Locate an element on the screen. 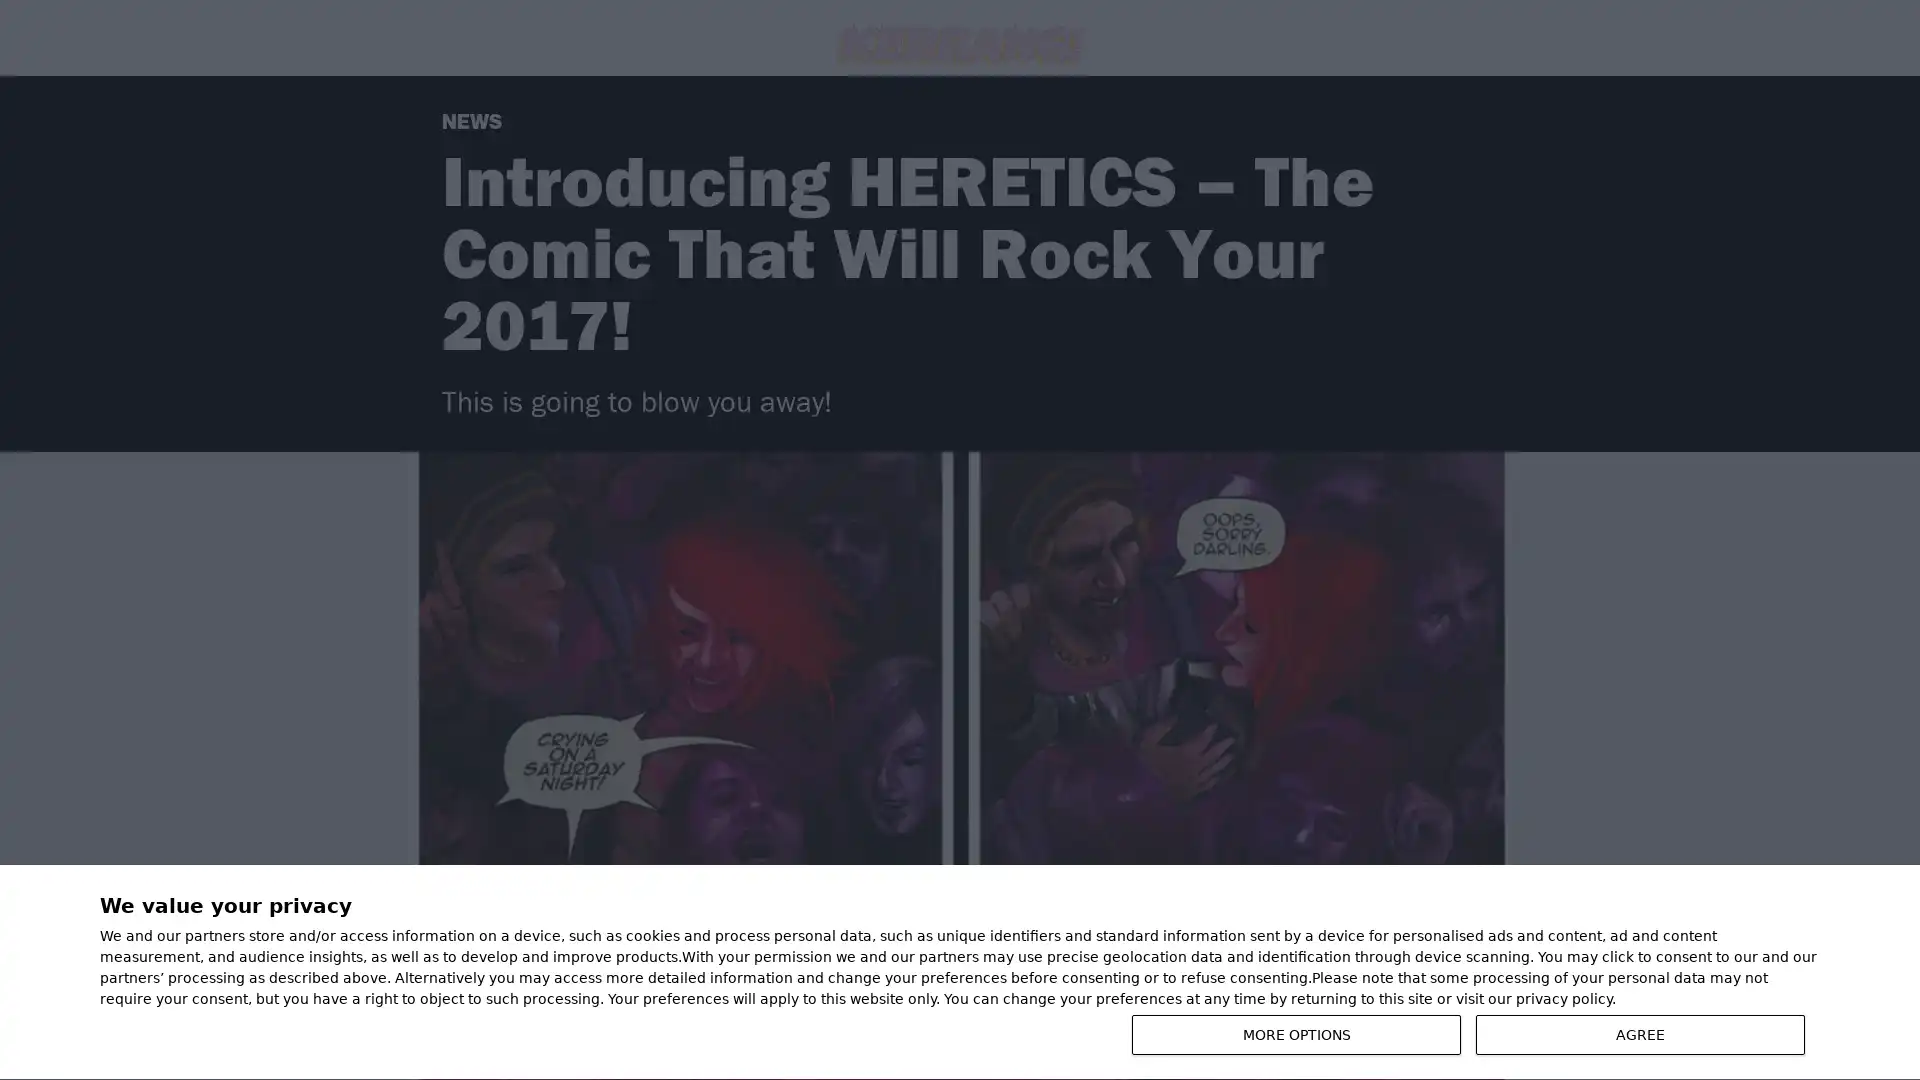 The width and height of the screenshot is (1920, 1080). partners is located at coordinates (215, 936).